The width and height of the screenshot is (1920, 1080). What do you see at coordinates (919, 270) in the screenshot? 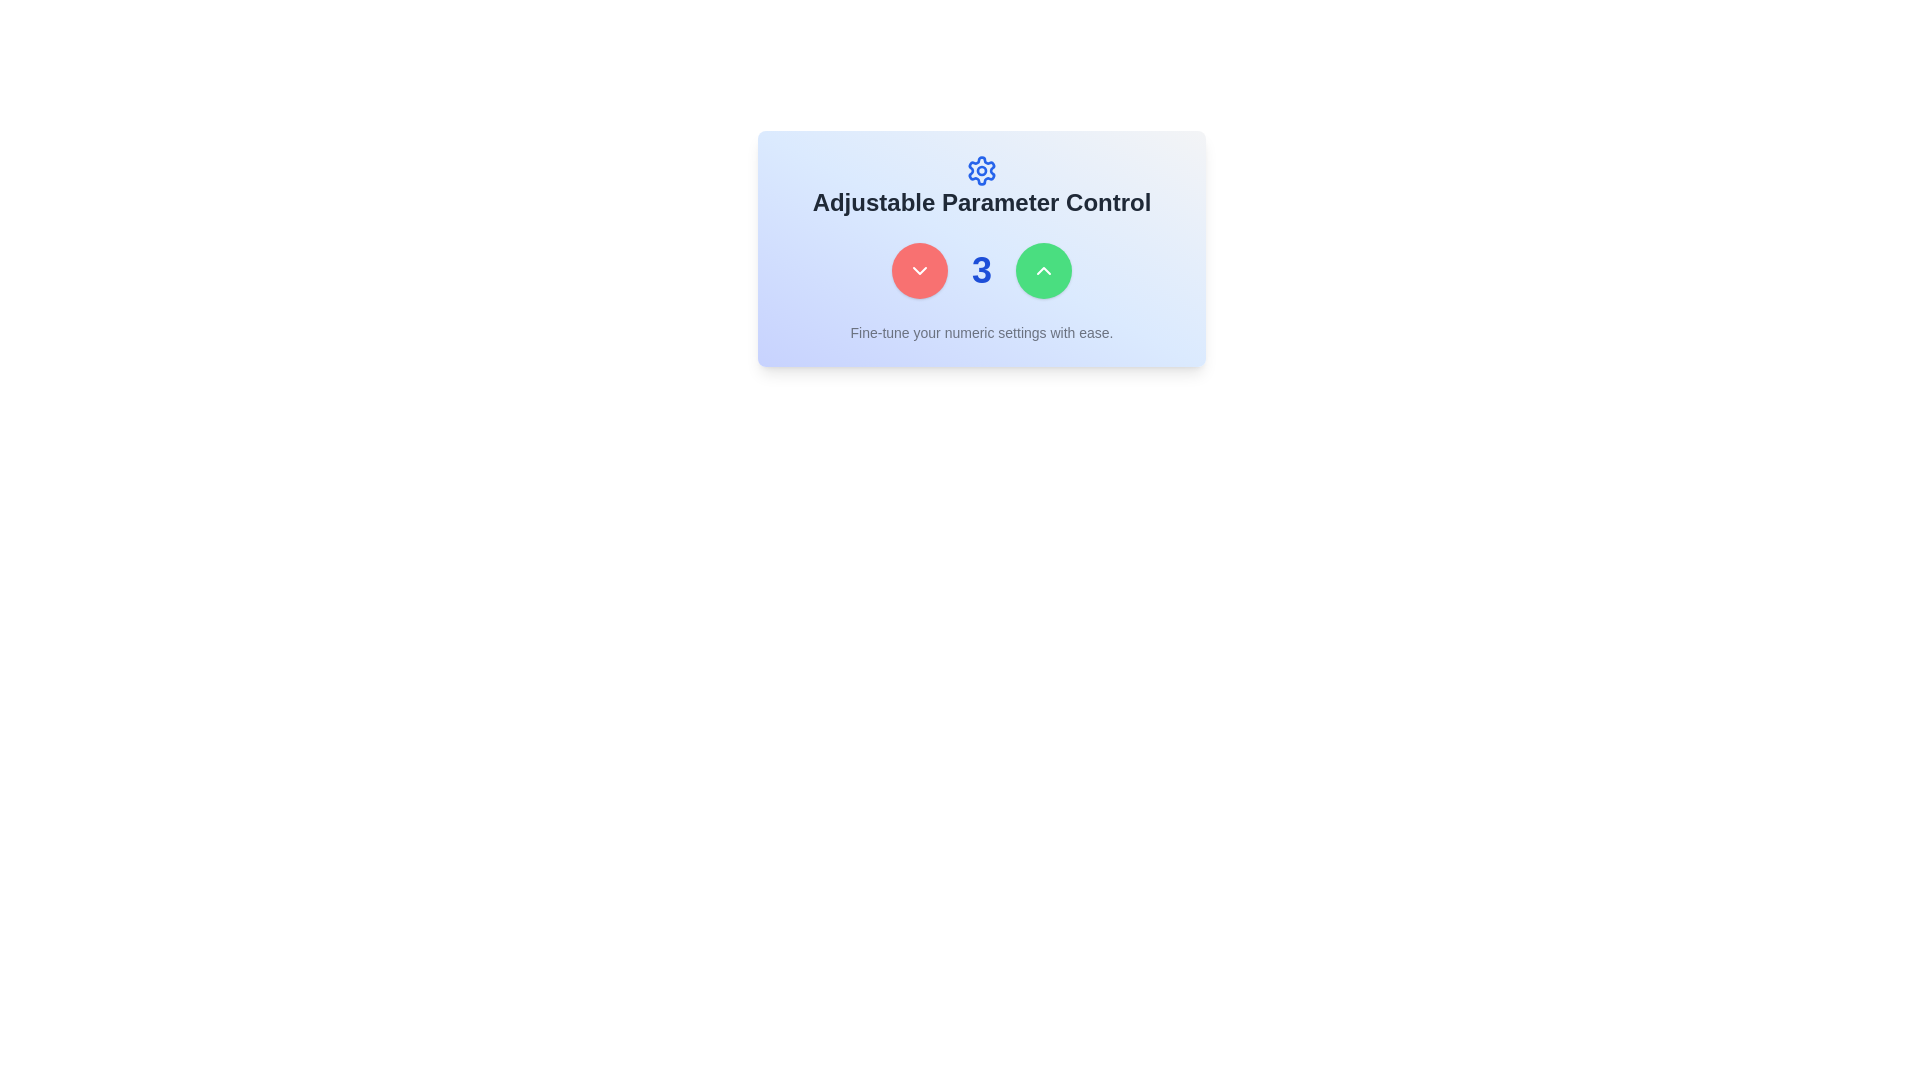
I see `the button located on the left side of the group, which decreases the numerical value displayed next to it, currently showing '3'` at bounding box center [919, 270].